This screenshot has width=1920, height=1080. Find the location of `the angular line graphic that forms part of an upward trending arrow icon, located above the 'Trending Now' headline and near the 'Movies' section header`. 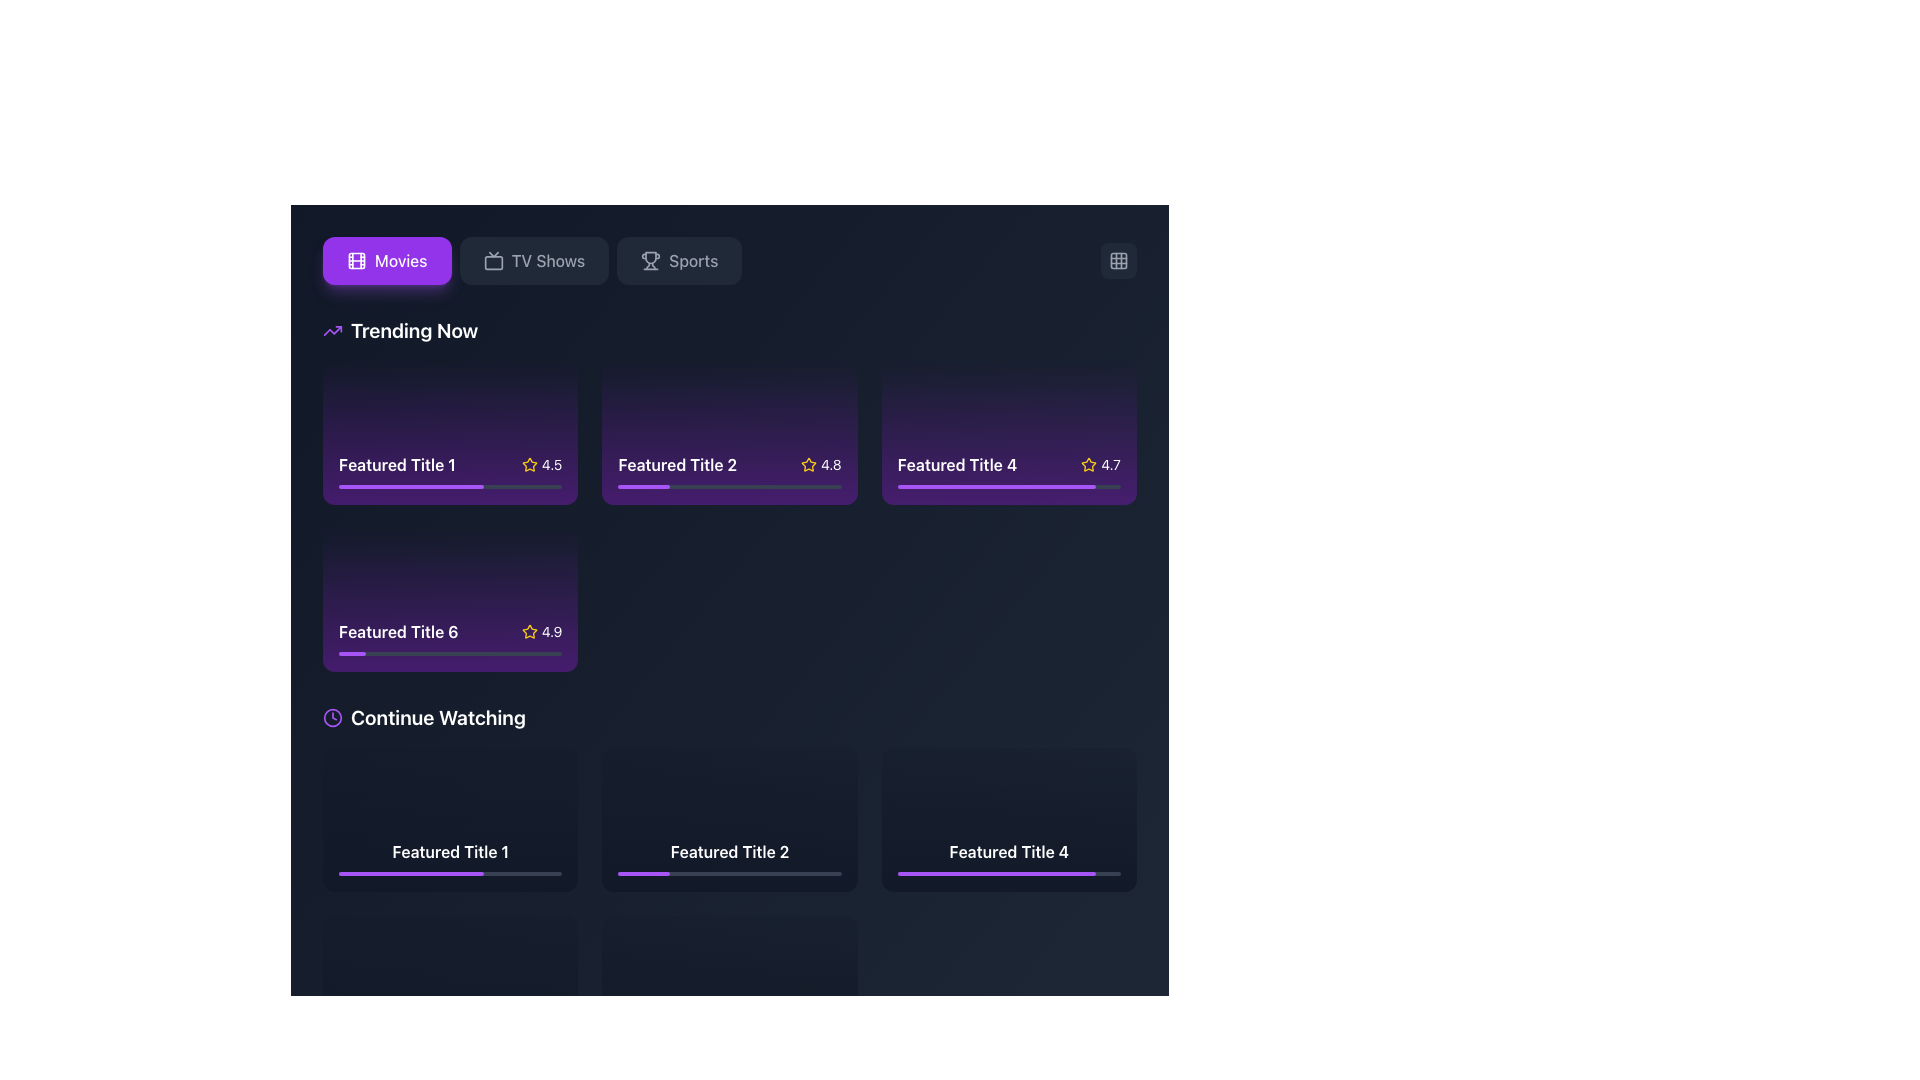

the angular line graphic that forms part of an upward trending arrow icon, located above the 'Trending Now' headline and near the 'Movies' section header is located at coordinates (332, 330).